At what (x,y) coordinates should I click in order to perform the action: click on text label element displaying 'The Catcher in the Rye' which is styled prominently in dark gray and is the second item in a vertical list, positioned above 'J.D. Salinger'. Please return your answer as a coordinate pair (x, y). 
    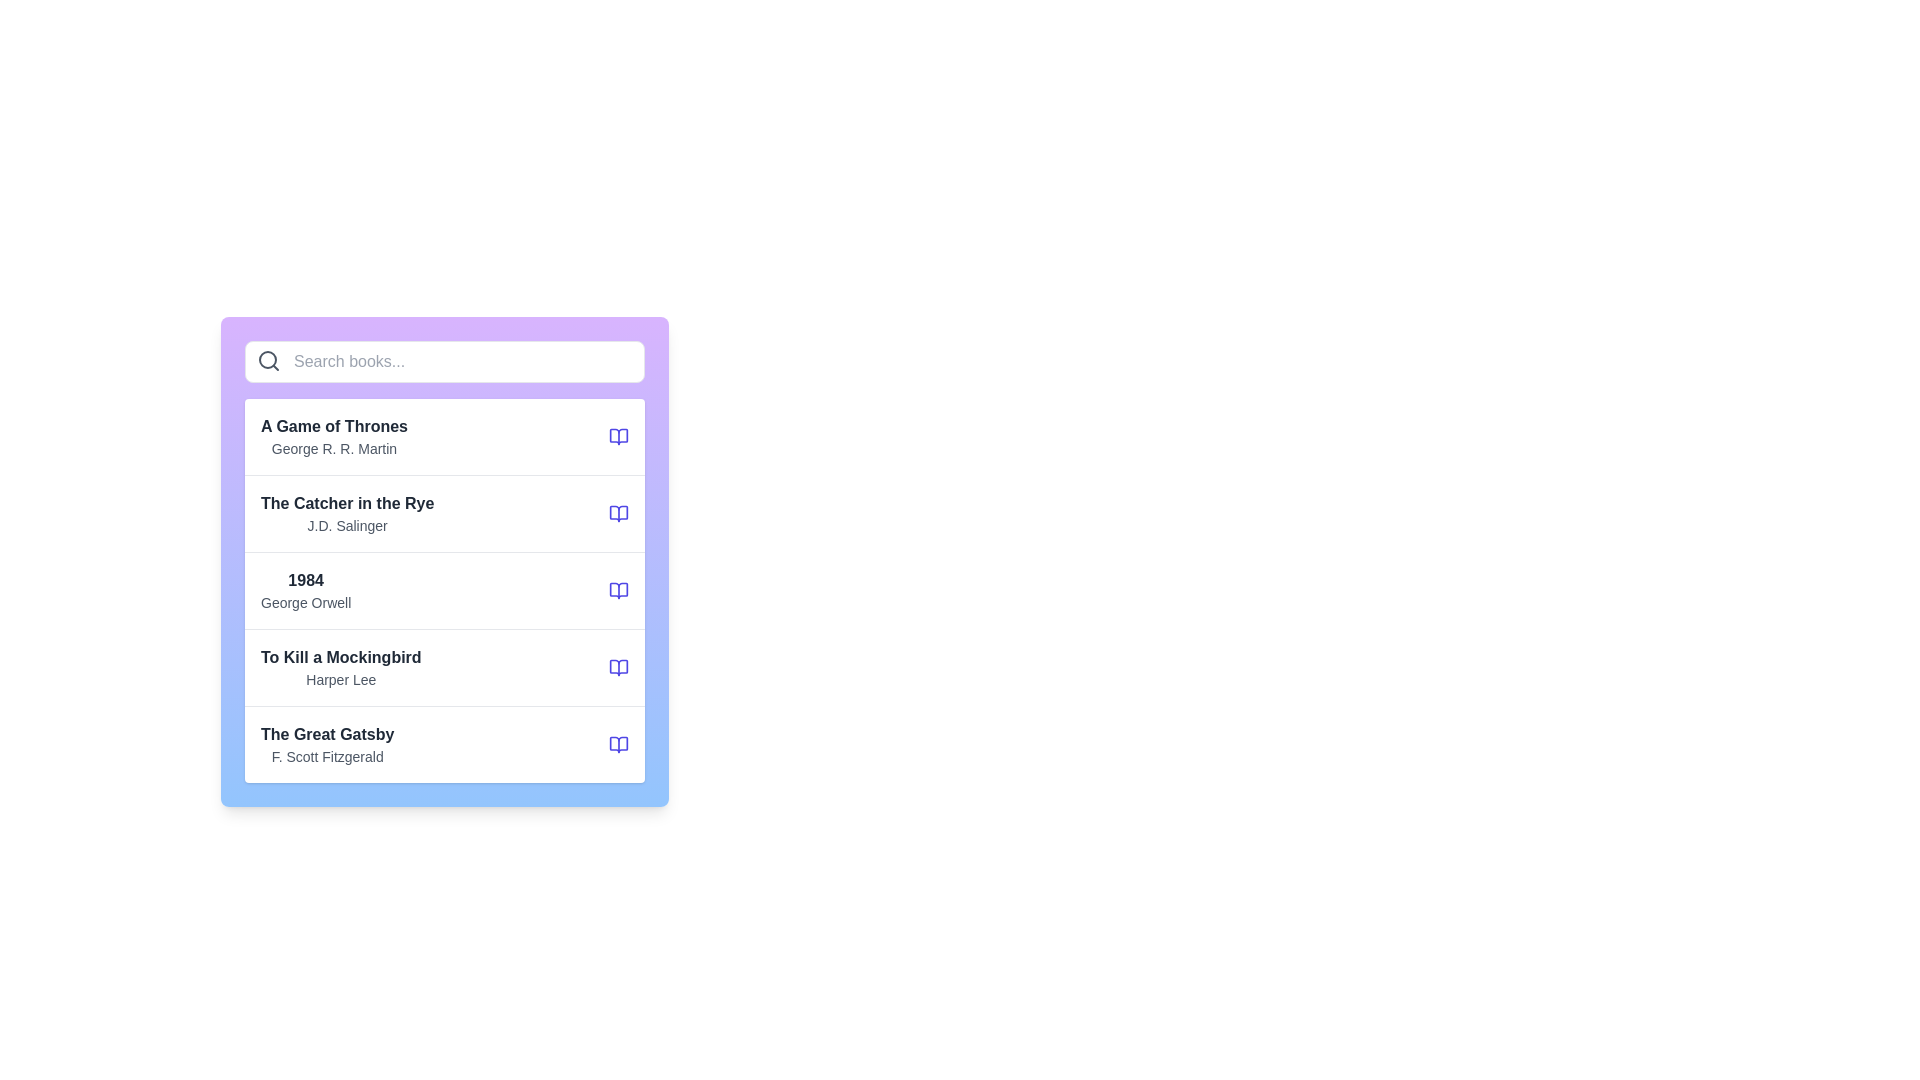
    Looking at the image, I should click on (347, 503).